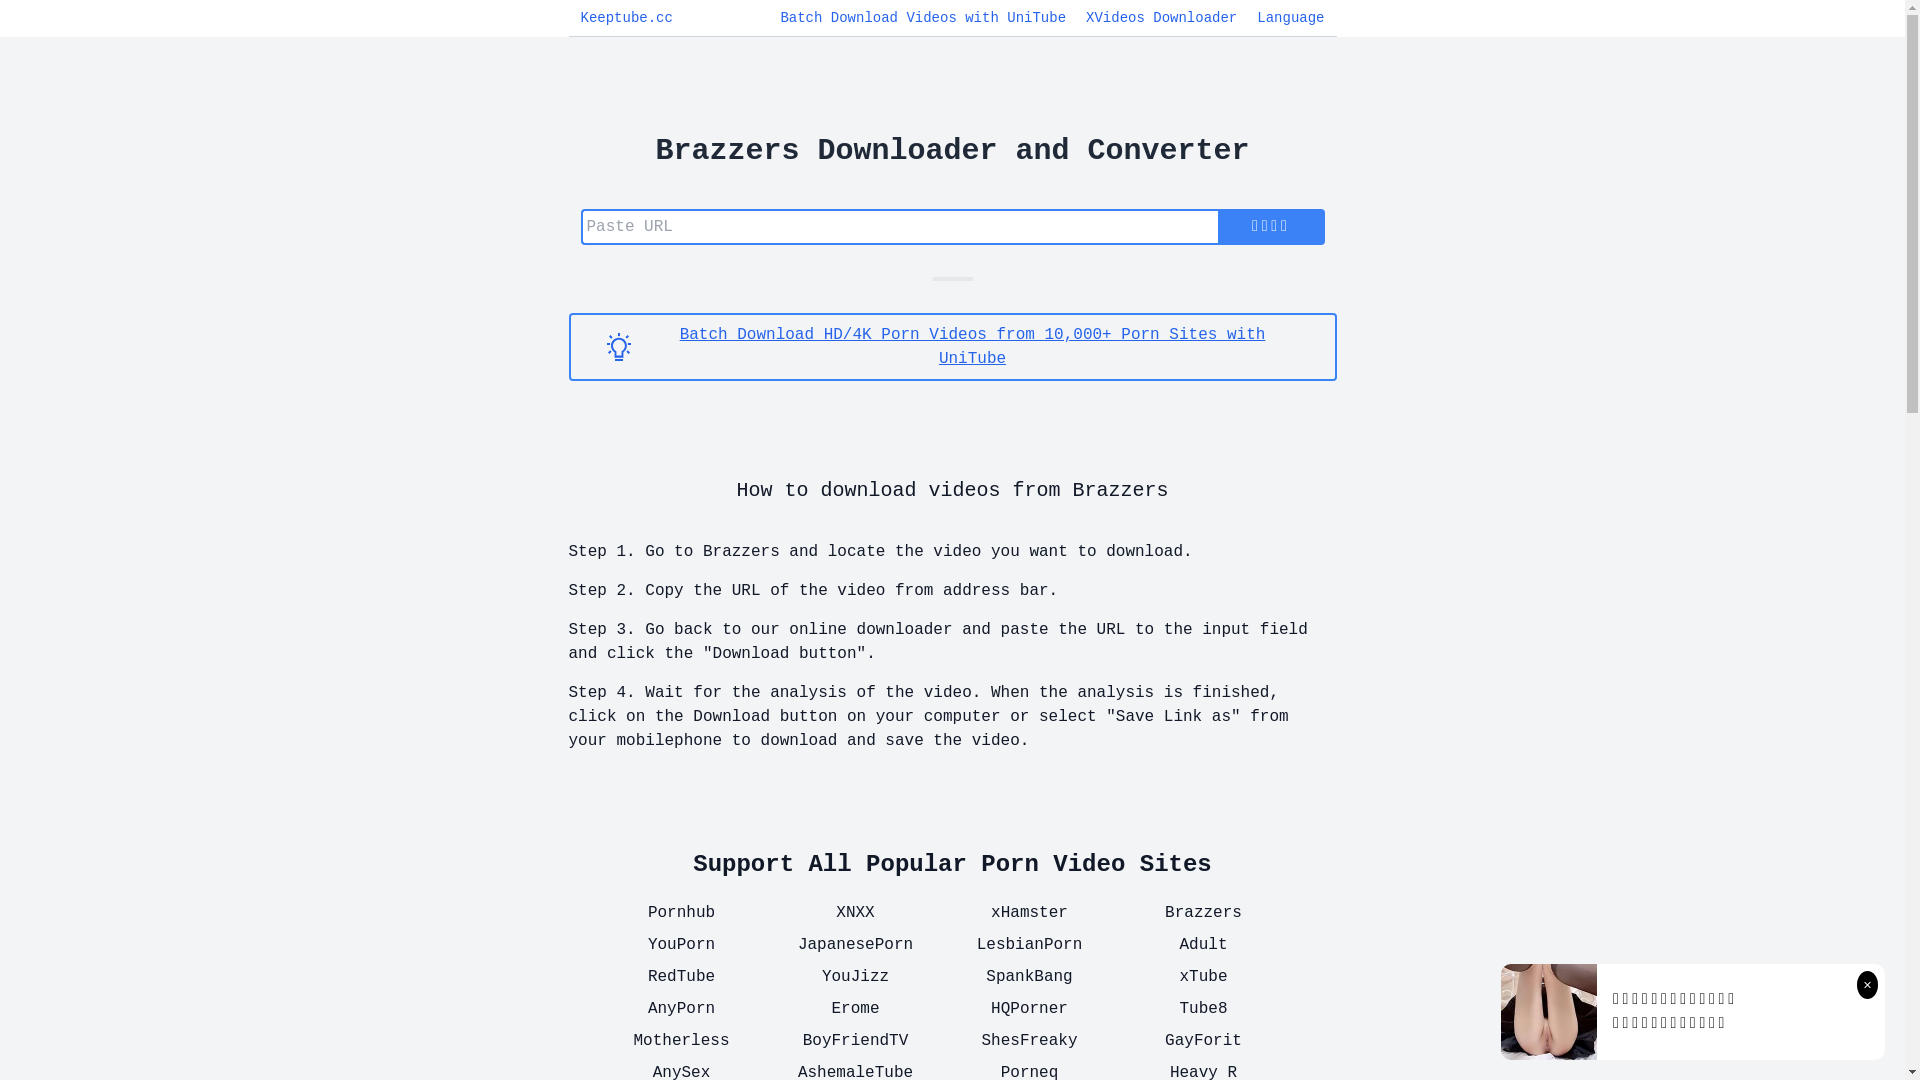  Describe the element at coordinates (1129, 945) in the screenshot. I see `'Adult'` at that location.